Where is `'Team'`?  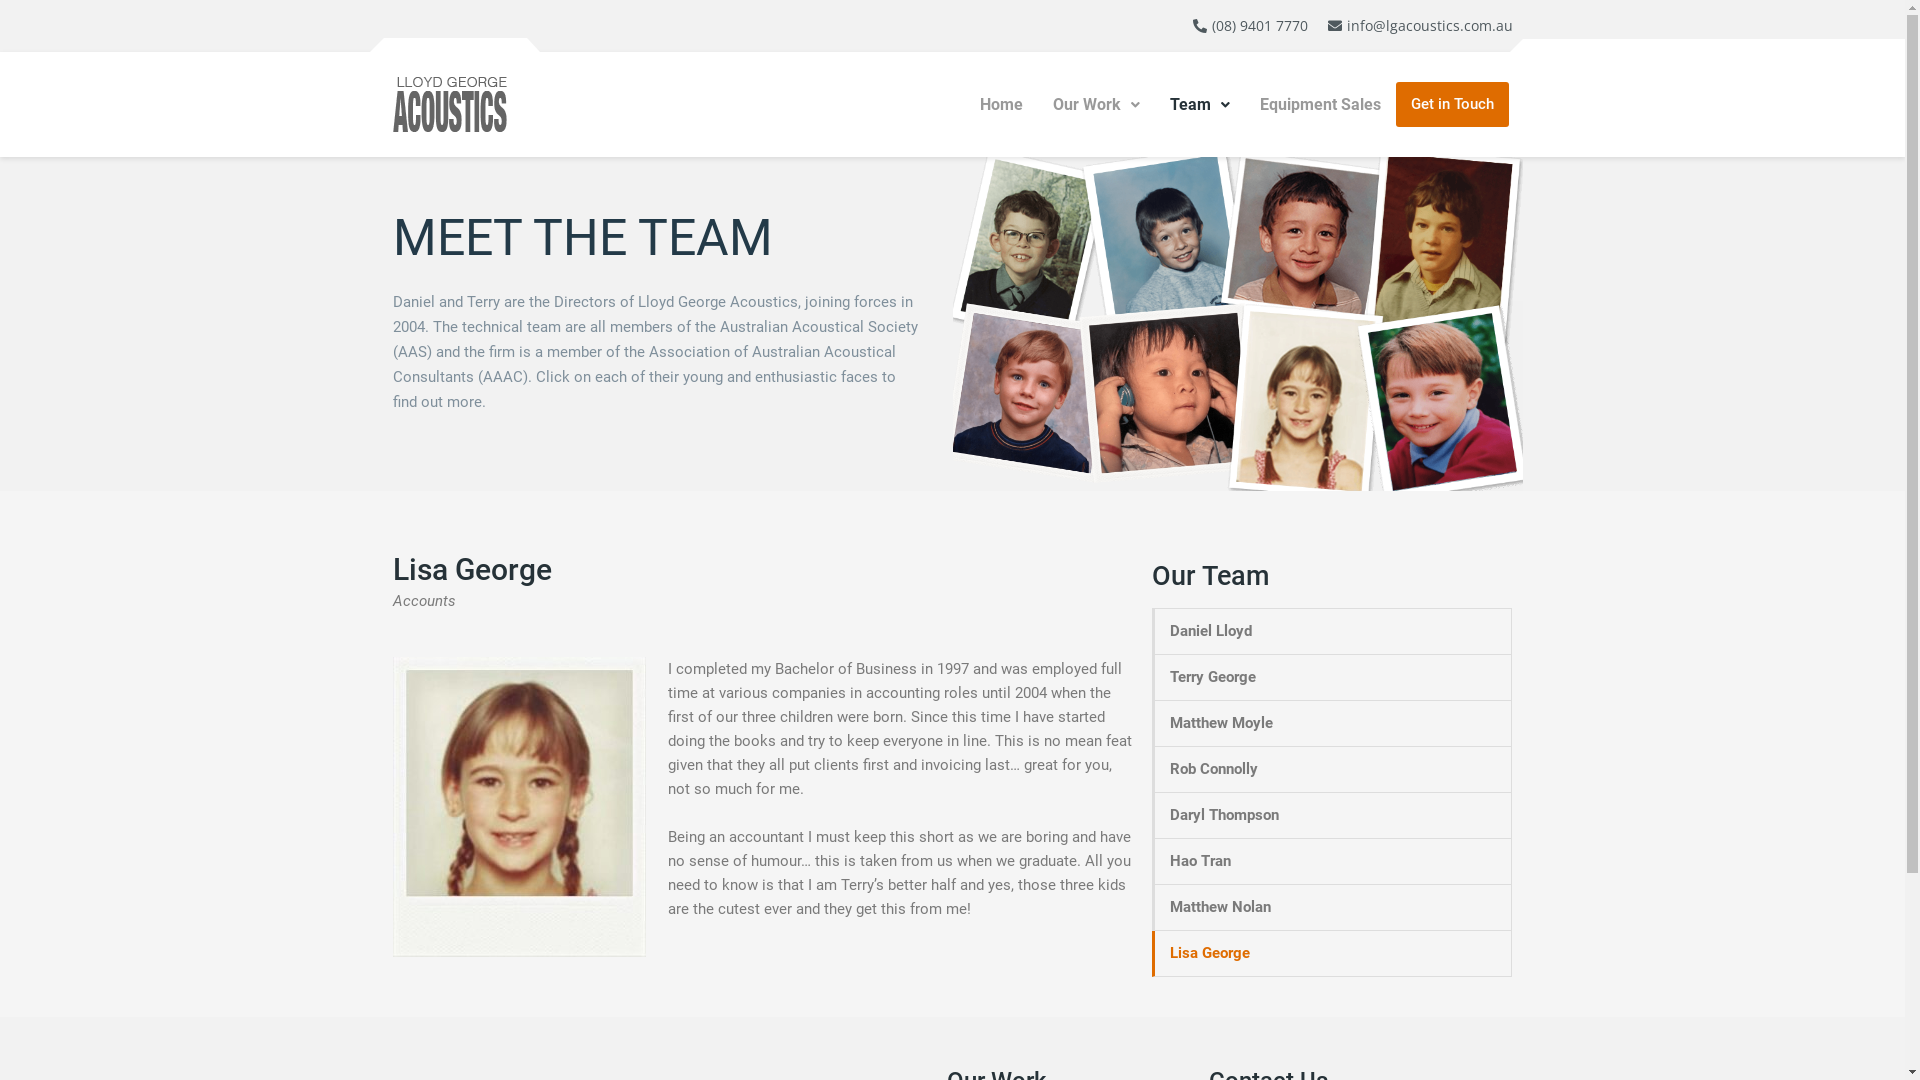 'Team' is located at coordinates (1200, 104).